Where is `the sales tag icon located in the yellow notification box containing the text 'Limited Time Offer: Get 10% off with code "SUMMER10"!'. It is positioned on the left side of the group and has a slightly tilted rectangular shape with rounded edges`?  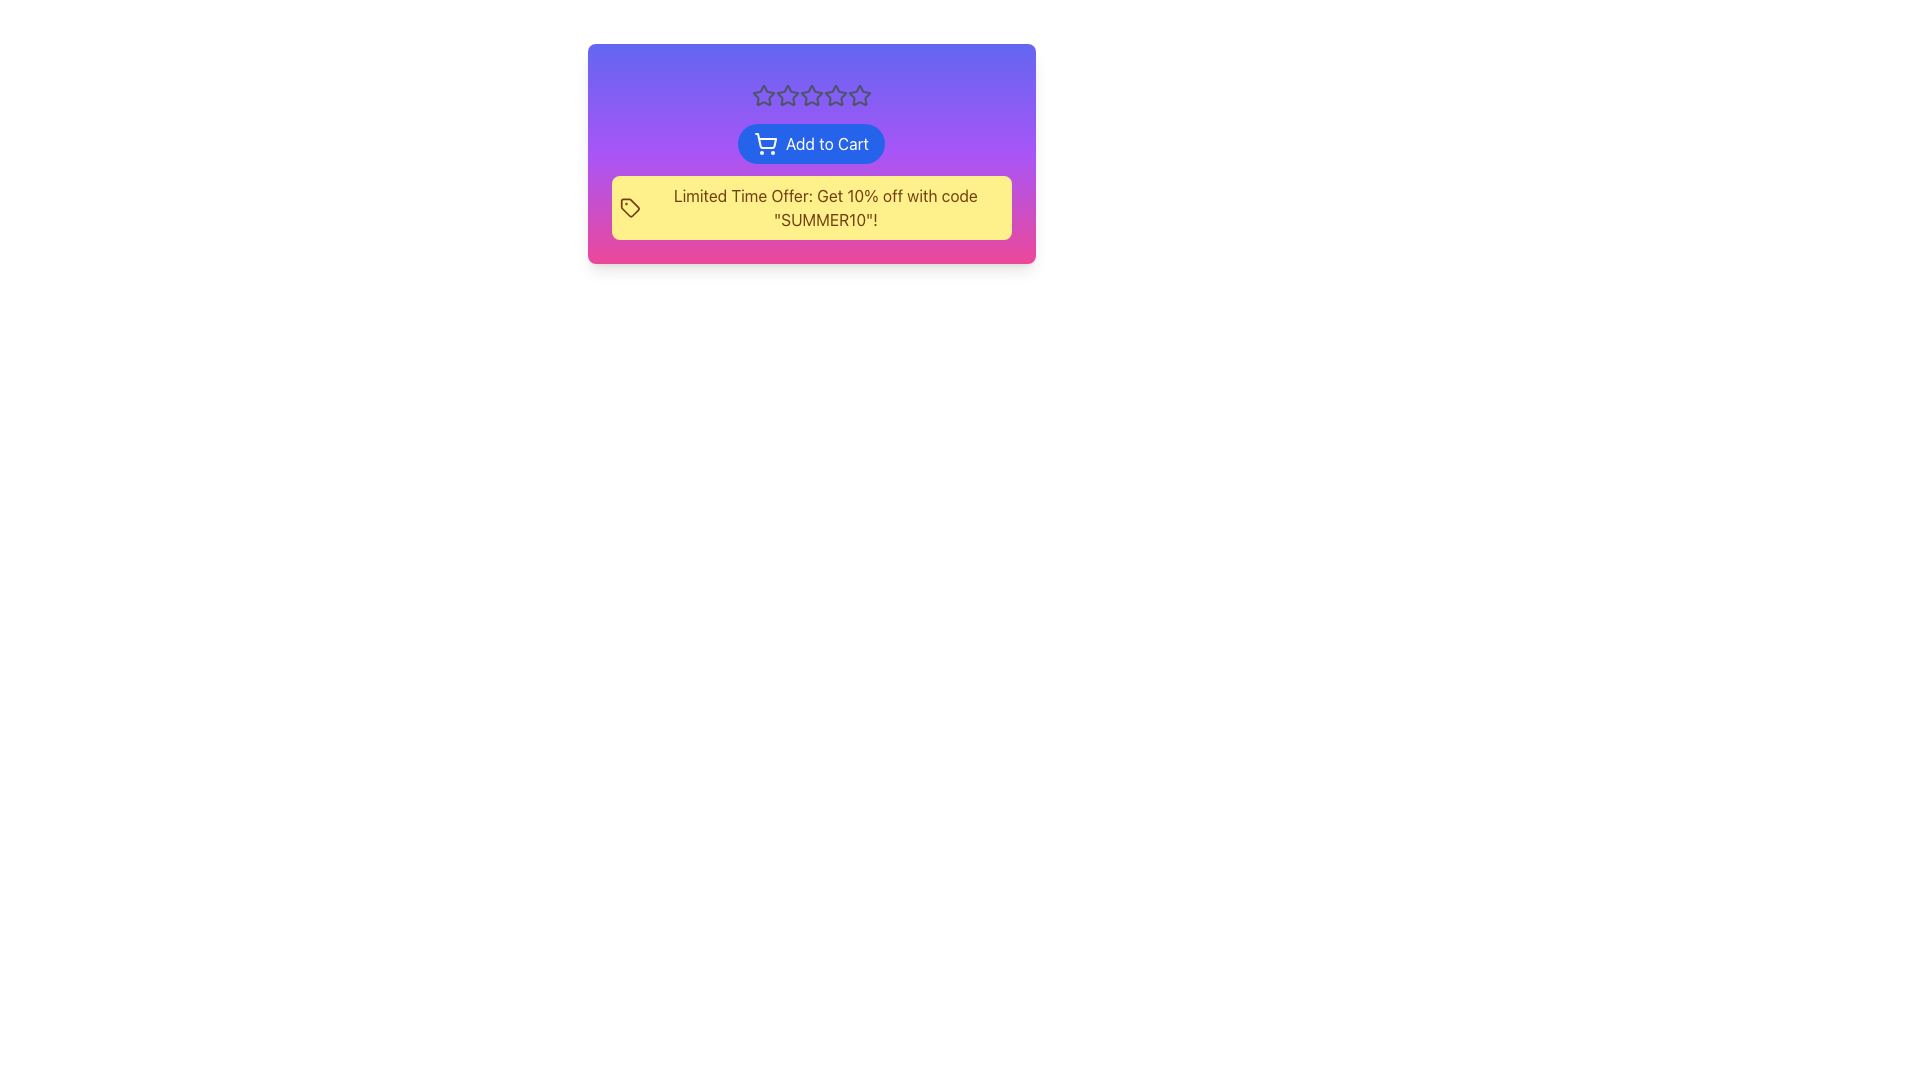
the sales tag icon located in the yellow notification box containing the text 'Limited Time Offer: Get 10% off with code "SUMMER10"!'. It is positioned on the left side of the group and has a slightly tilted rectangular shape with rounded edges is located at coordinates (628, 208).